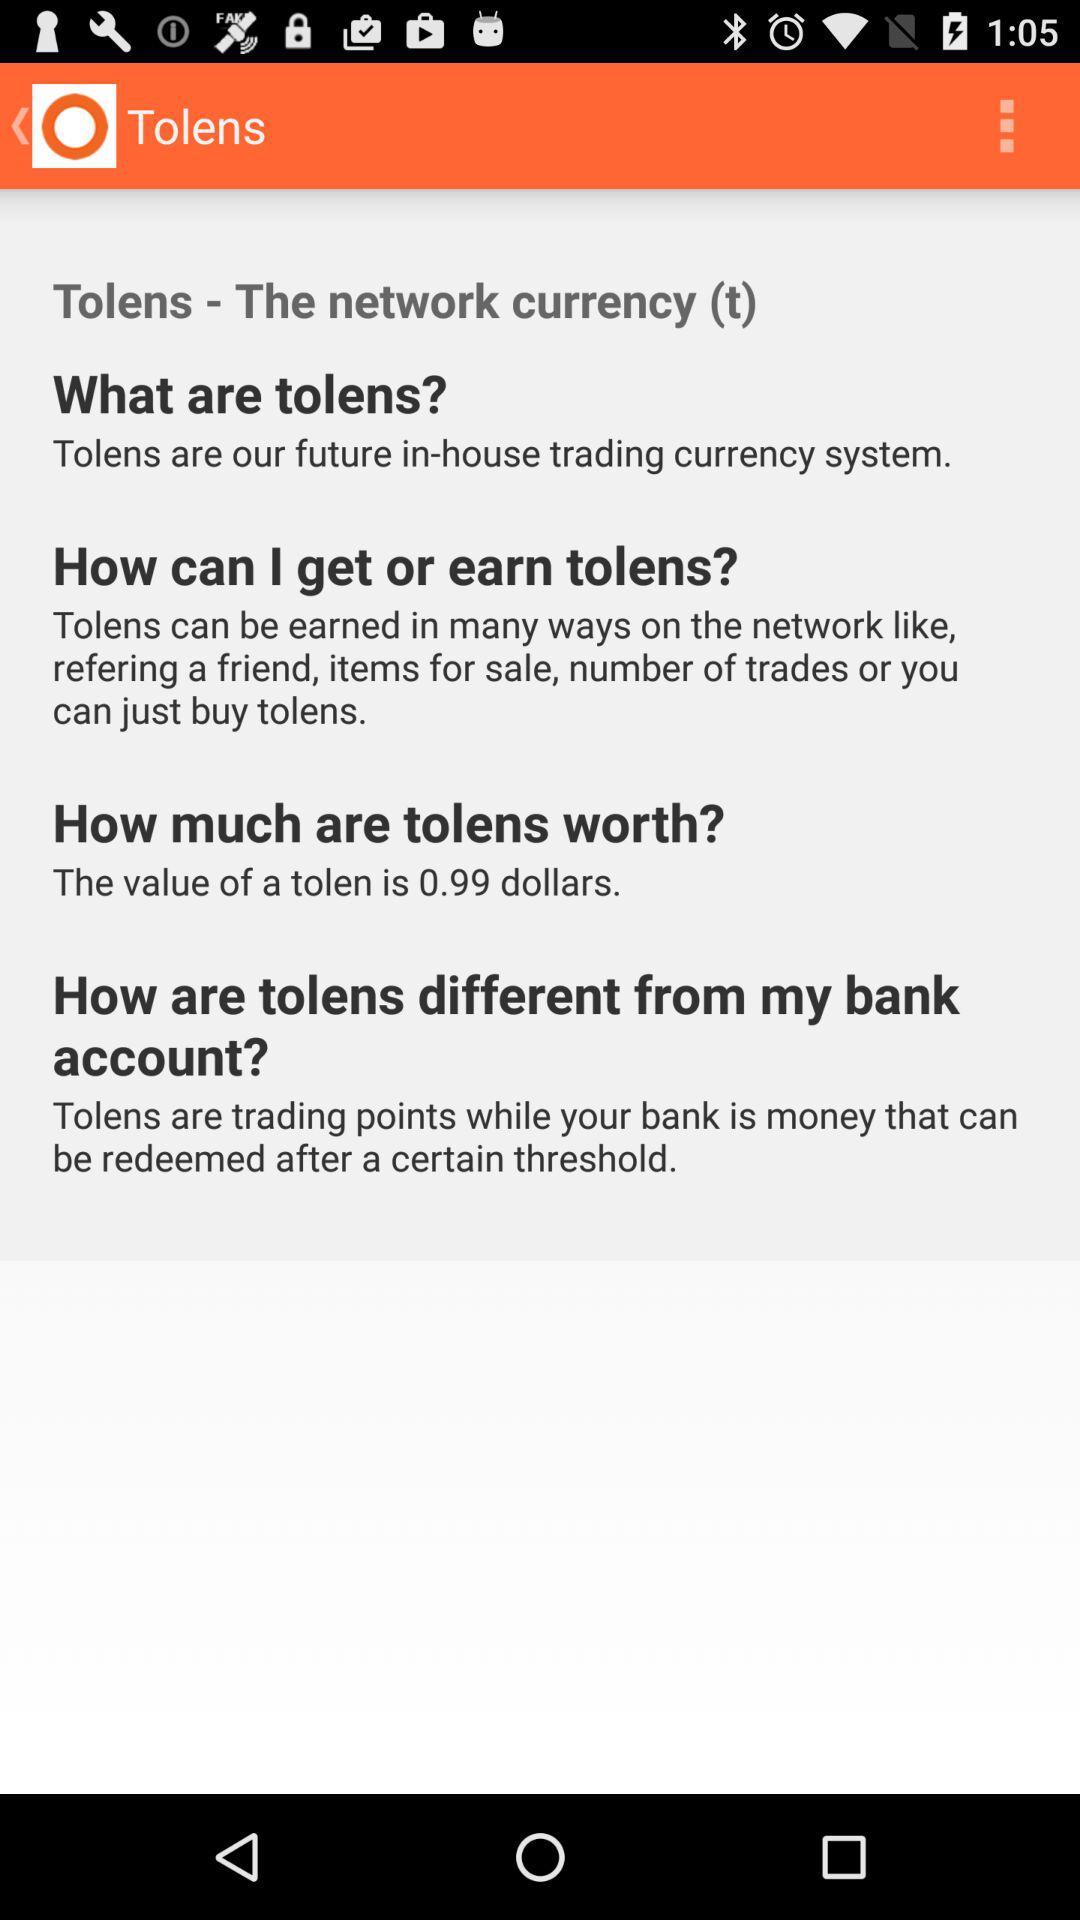 The image size is (1080, 1920). Describe the element at coordinates (1006, 124) in the screenshot. I see `the app above tolens are our` at that location.